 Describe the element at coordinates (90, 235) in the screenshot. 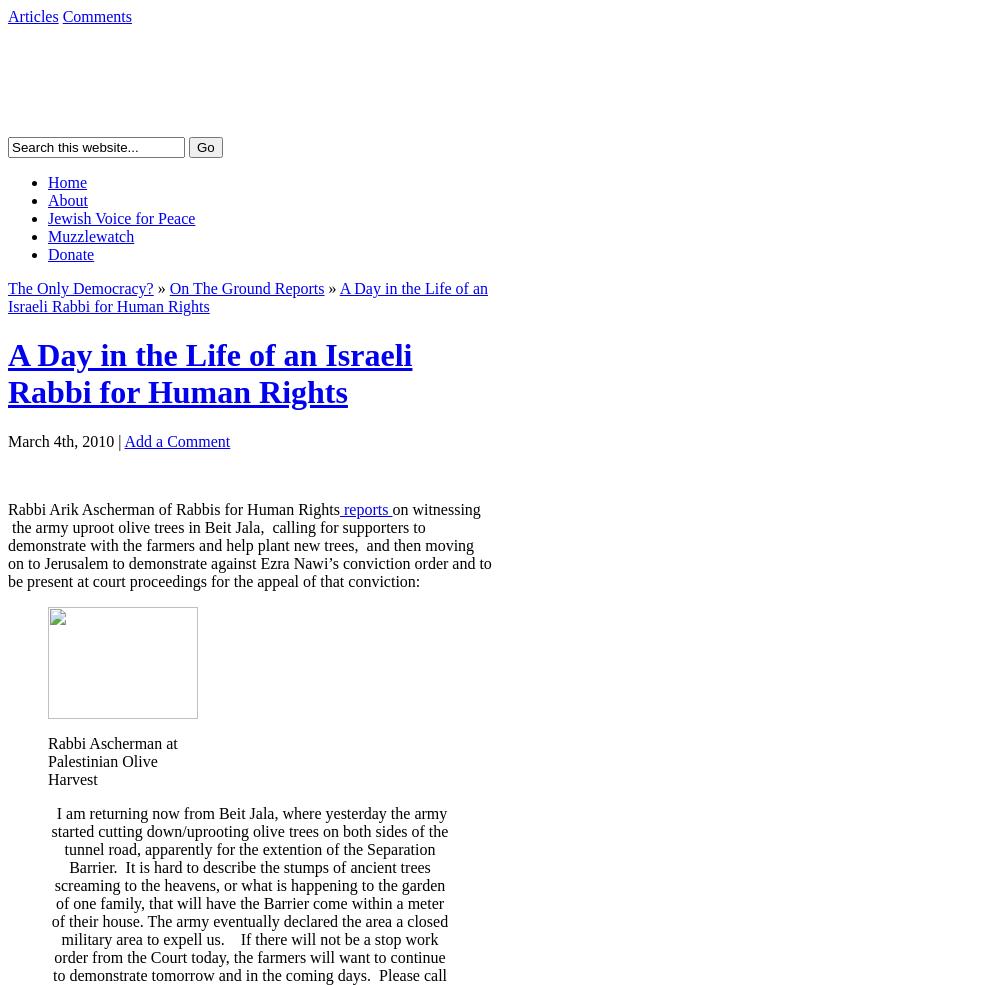

I see `'Muzzlewatch'` at that location.